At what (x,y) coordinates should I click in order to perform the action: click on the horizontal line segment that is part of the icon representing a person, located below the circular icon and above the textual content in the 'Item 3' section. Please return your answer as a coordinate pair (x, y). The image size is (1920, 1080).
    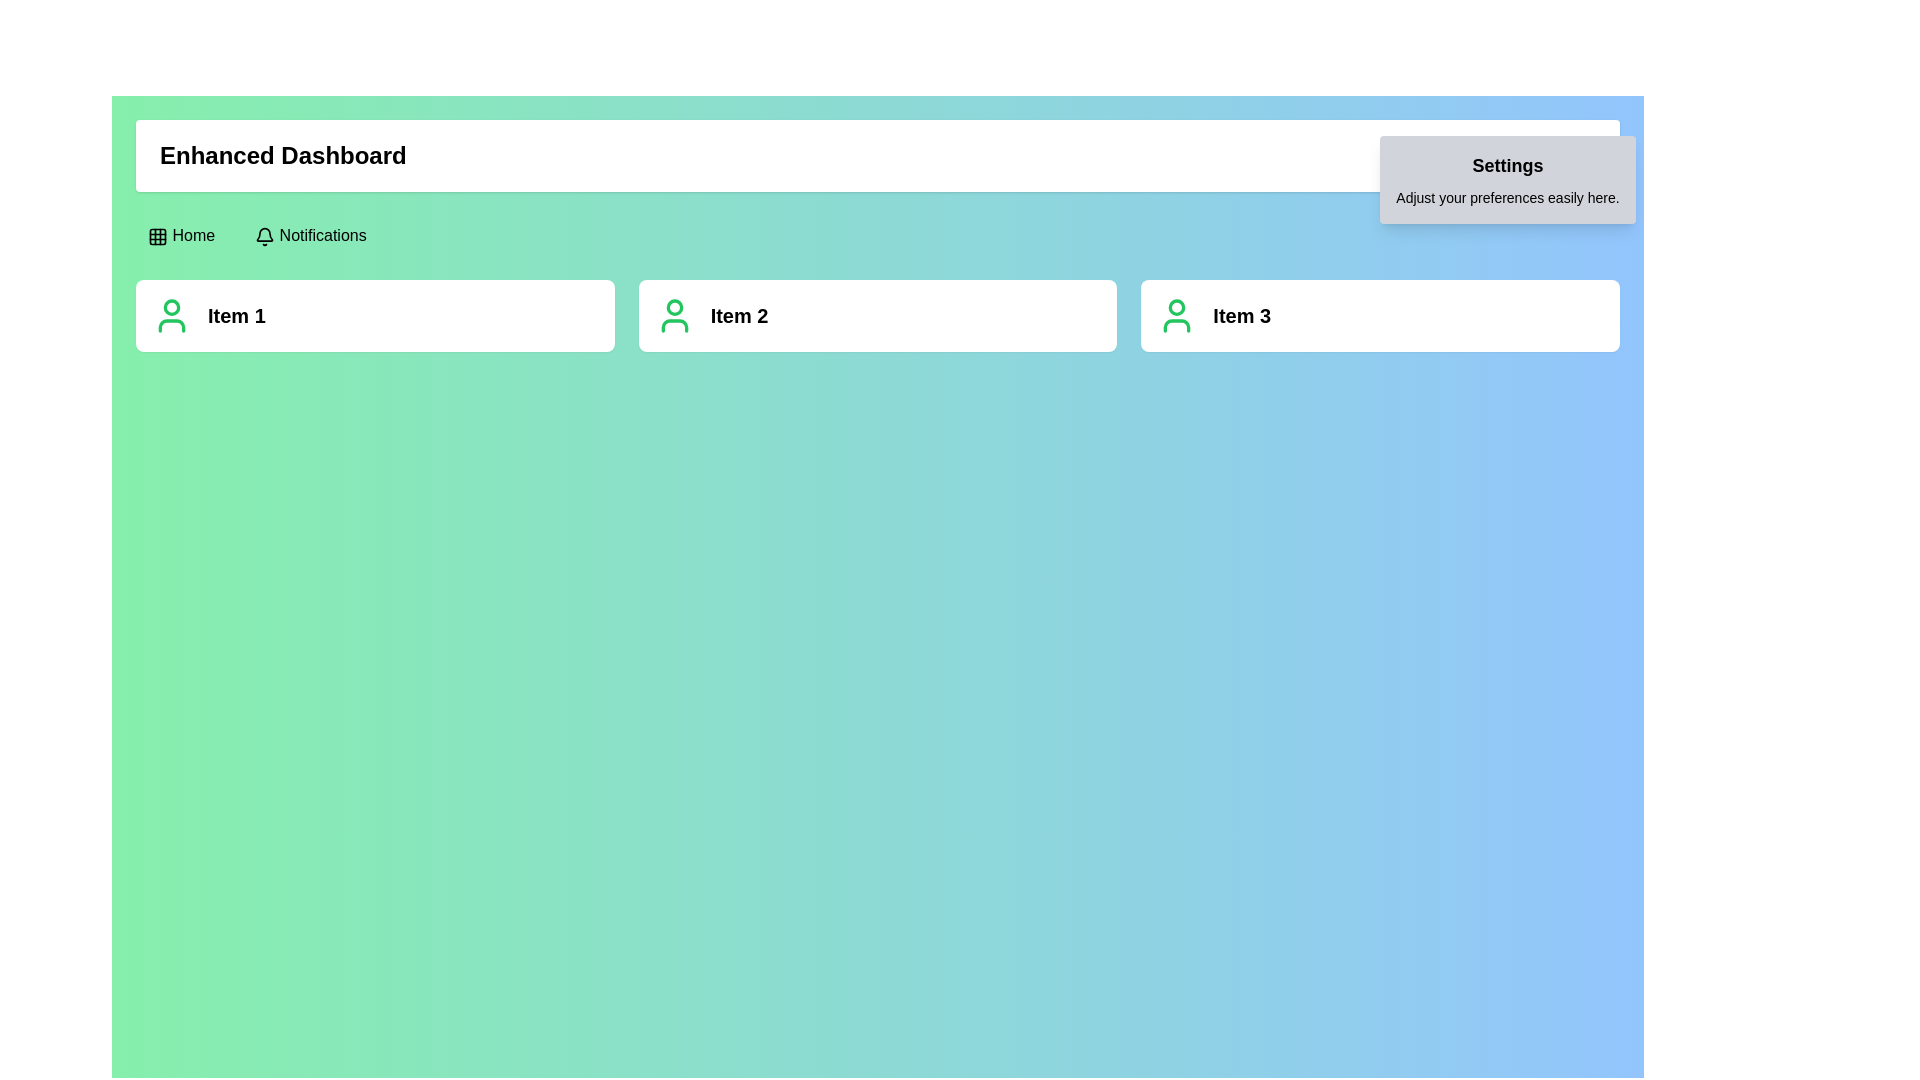
    Looking at the image, I should click on (1177, 325).